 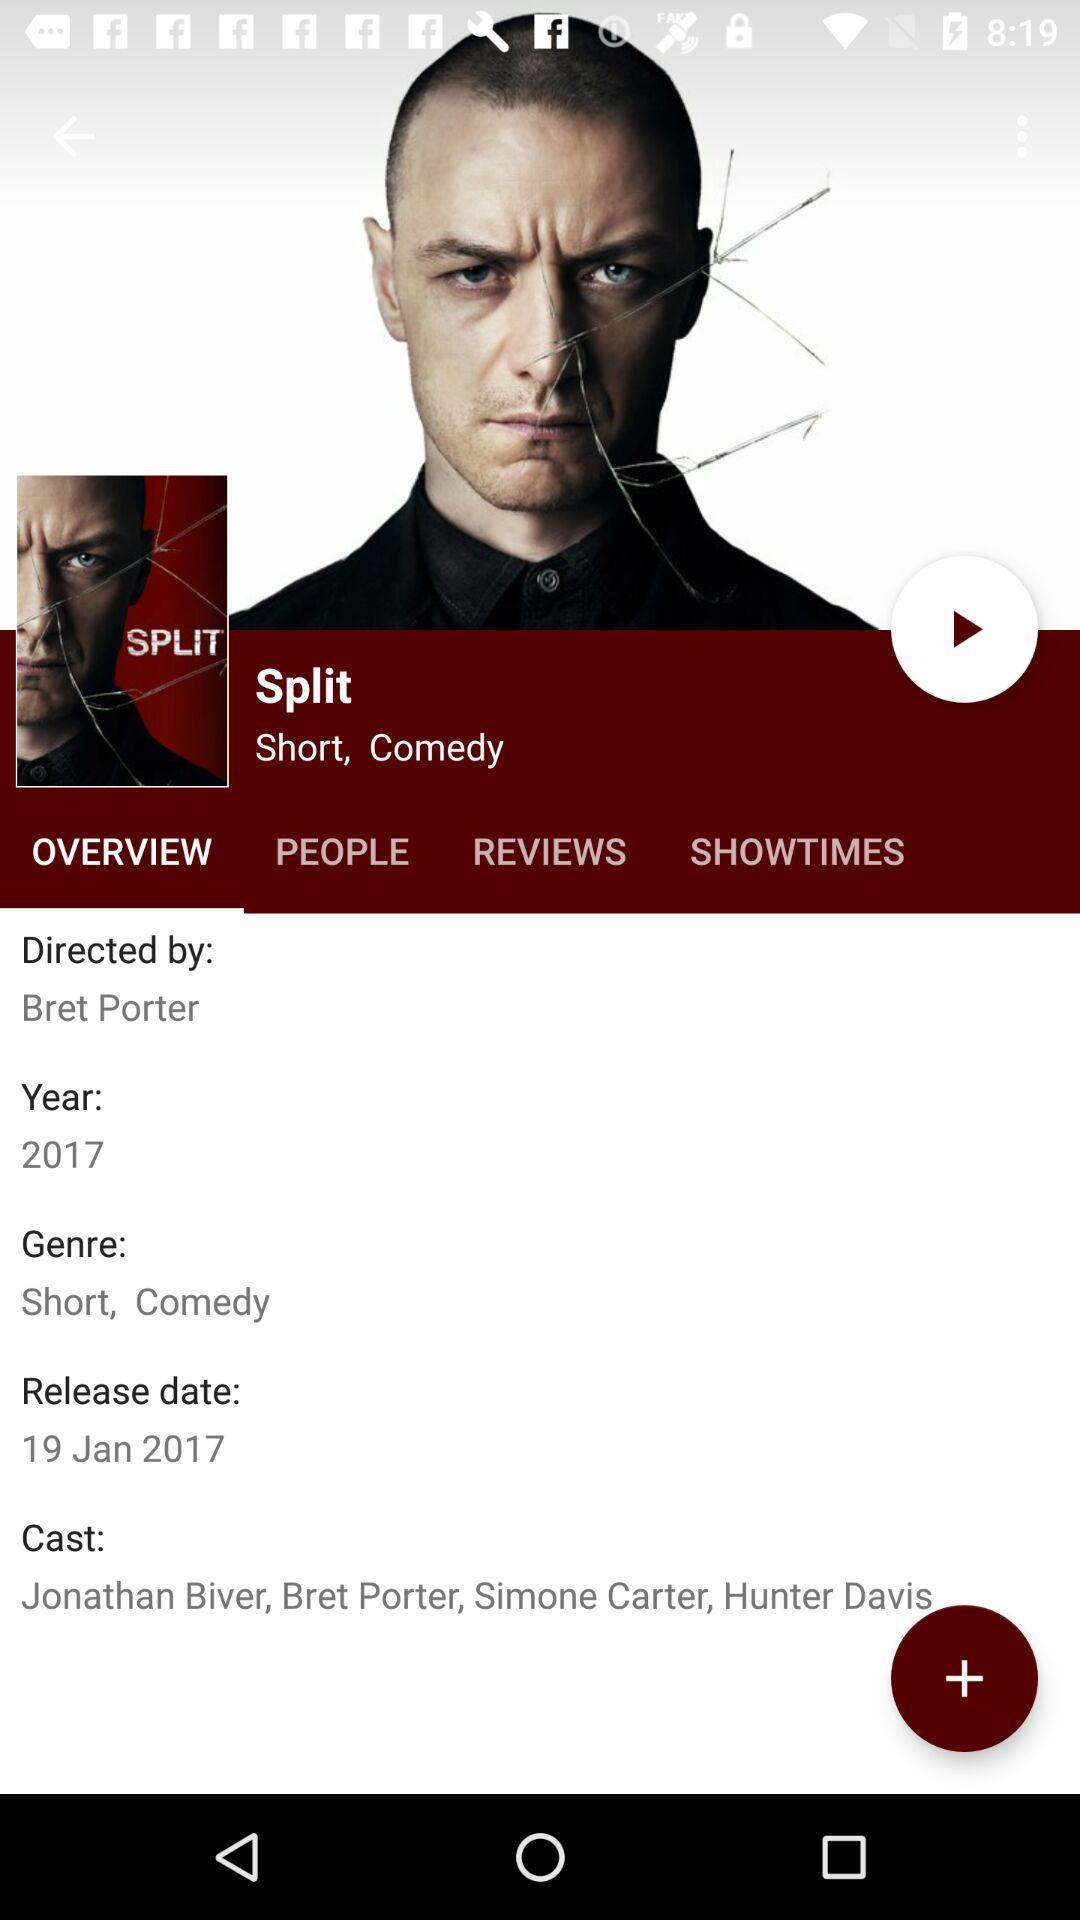 What do you see at coordinates (963, 1678) in the screenshot?
I see `the icon at the bottom right corner` at bounding box center [963, 1678].